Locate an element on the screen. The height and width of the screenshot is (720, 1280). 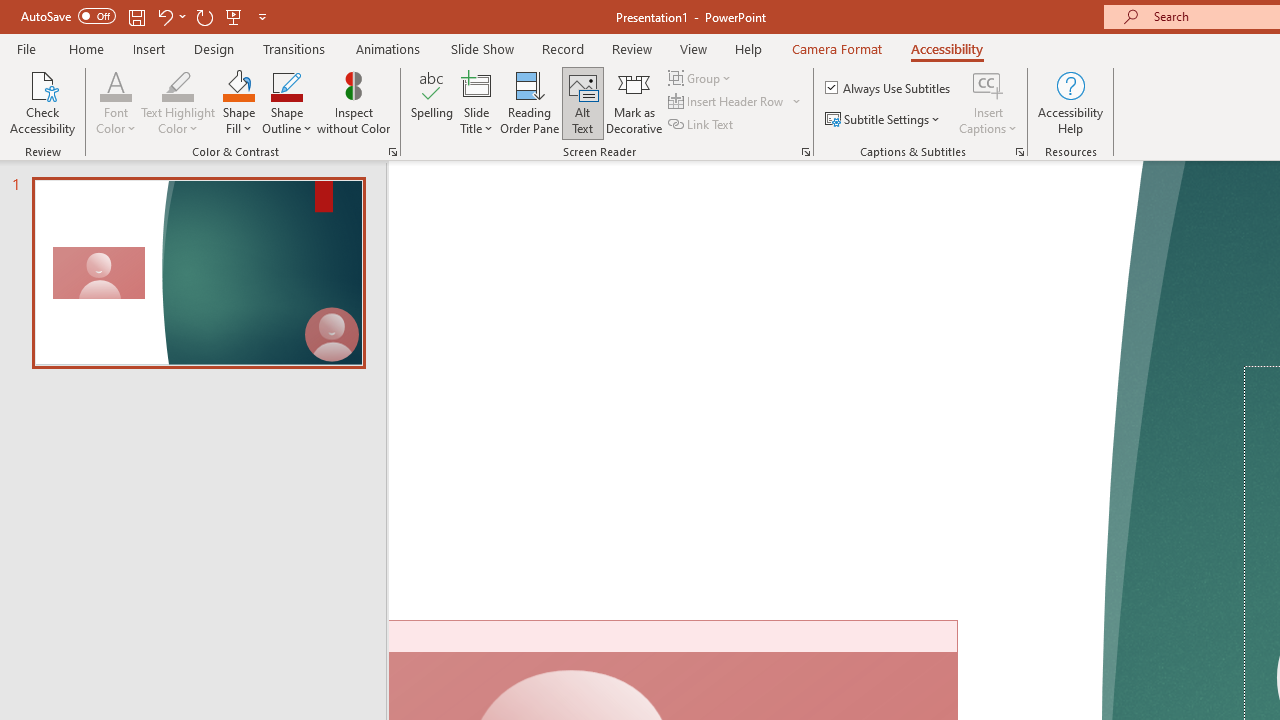
'Always Use Subtitles' is located at coordinates (888, 86).